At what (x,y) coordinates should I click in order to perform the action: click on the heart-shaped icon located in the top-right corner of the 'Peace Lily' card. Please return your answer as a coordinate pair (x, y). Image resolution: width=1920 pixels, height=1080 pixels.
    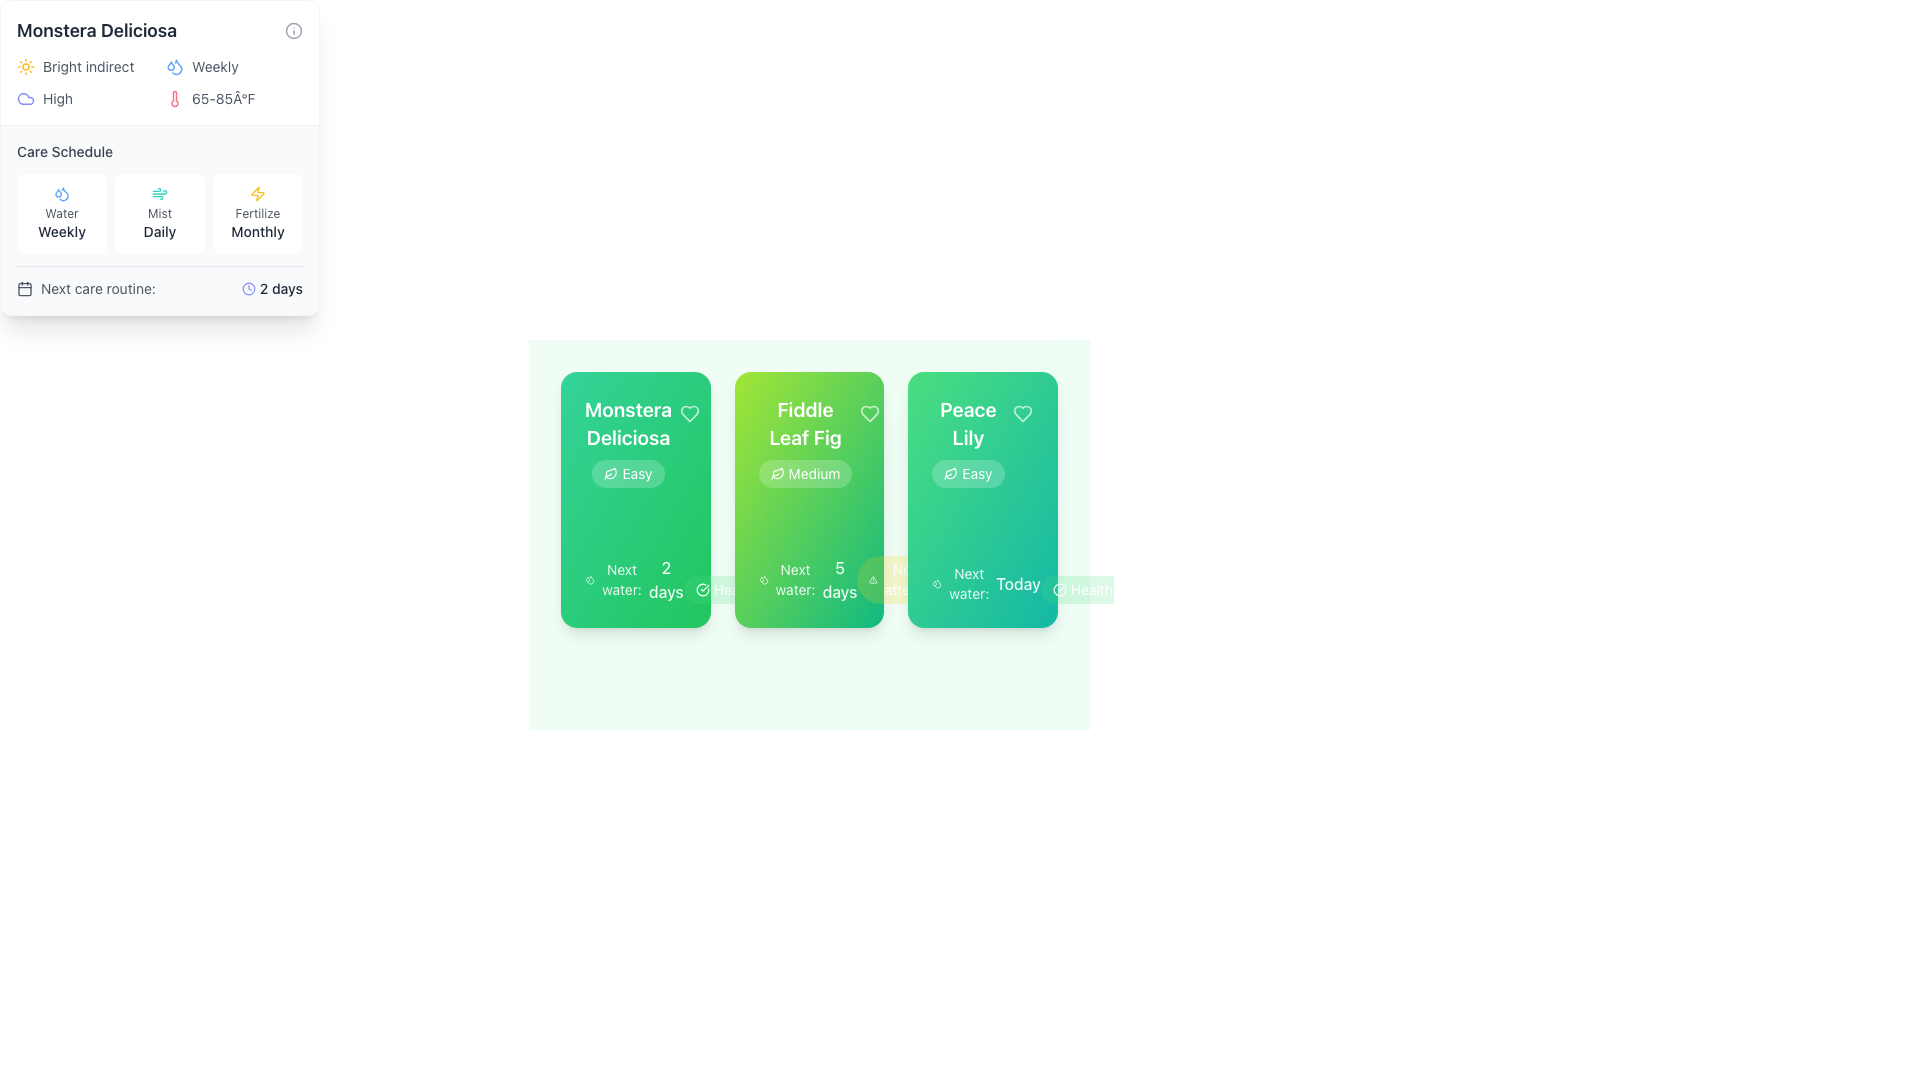
    Looking at the image, I should click on (1022, 412).